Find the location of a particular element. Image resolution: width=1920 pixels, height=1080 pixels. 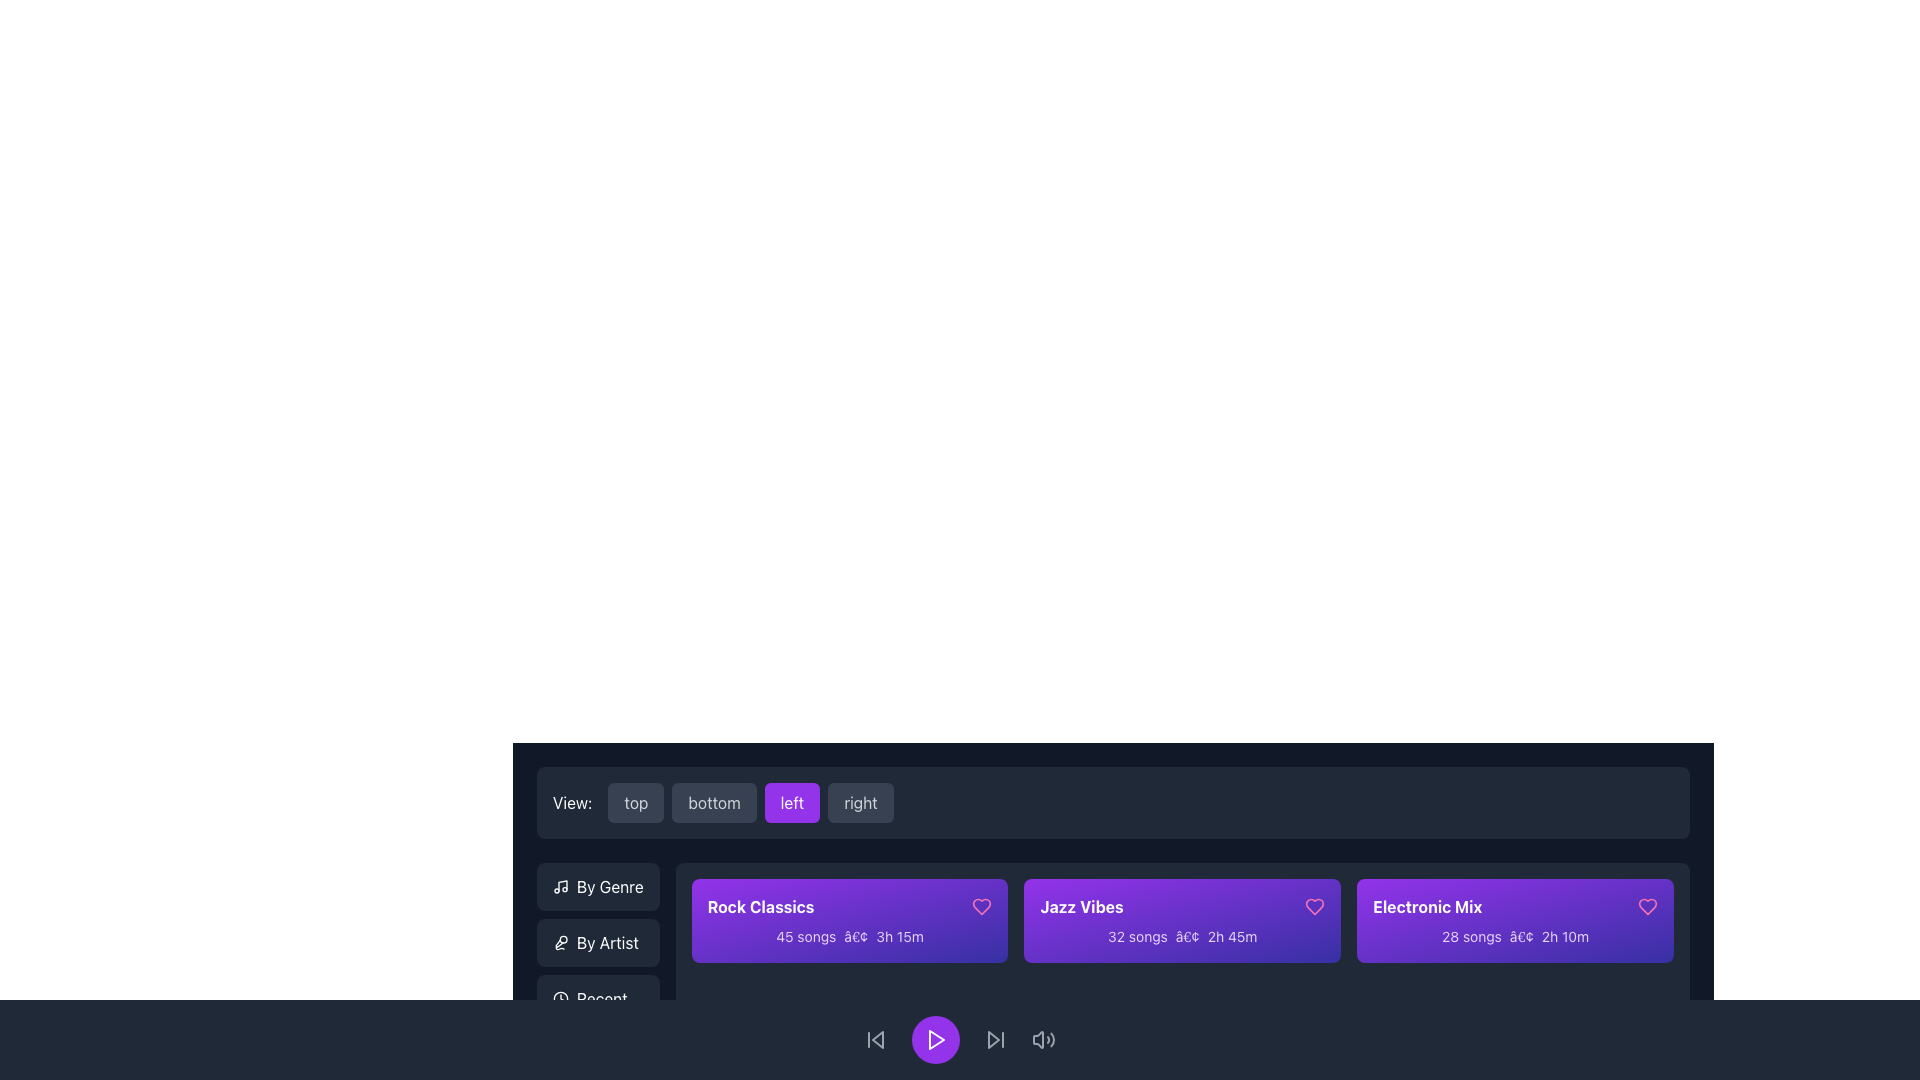

the bold, white text label reading 'Electronic Mix' which is centrally located within its card on the right side of the visible card row is located at coordinates (1426, 906).